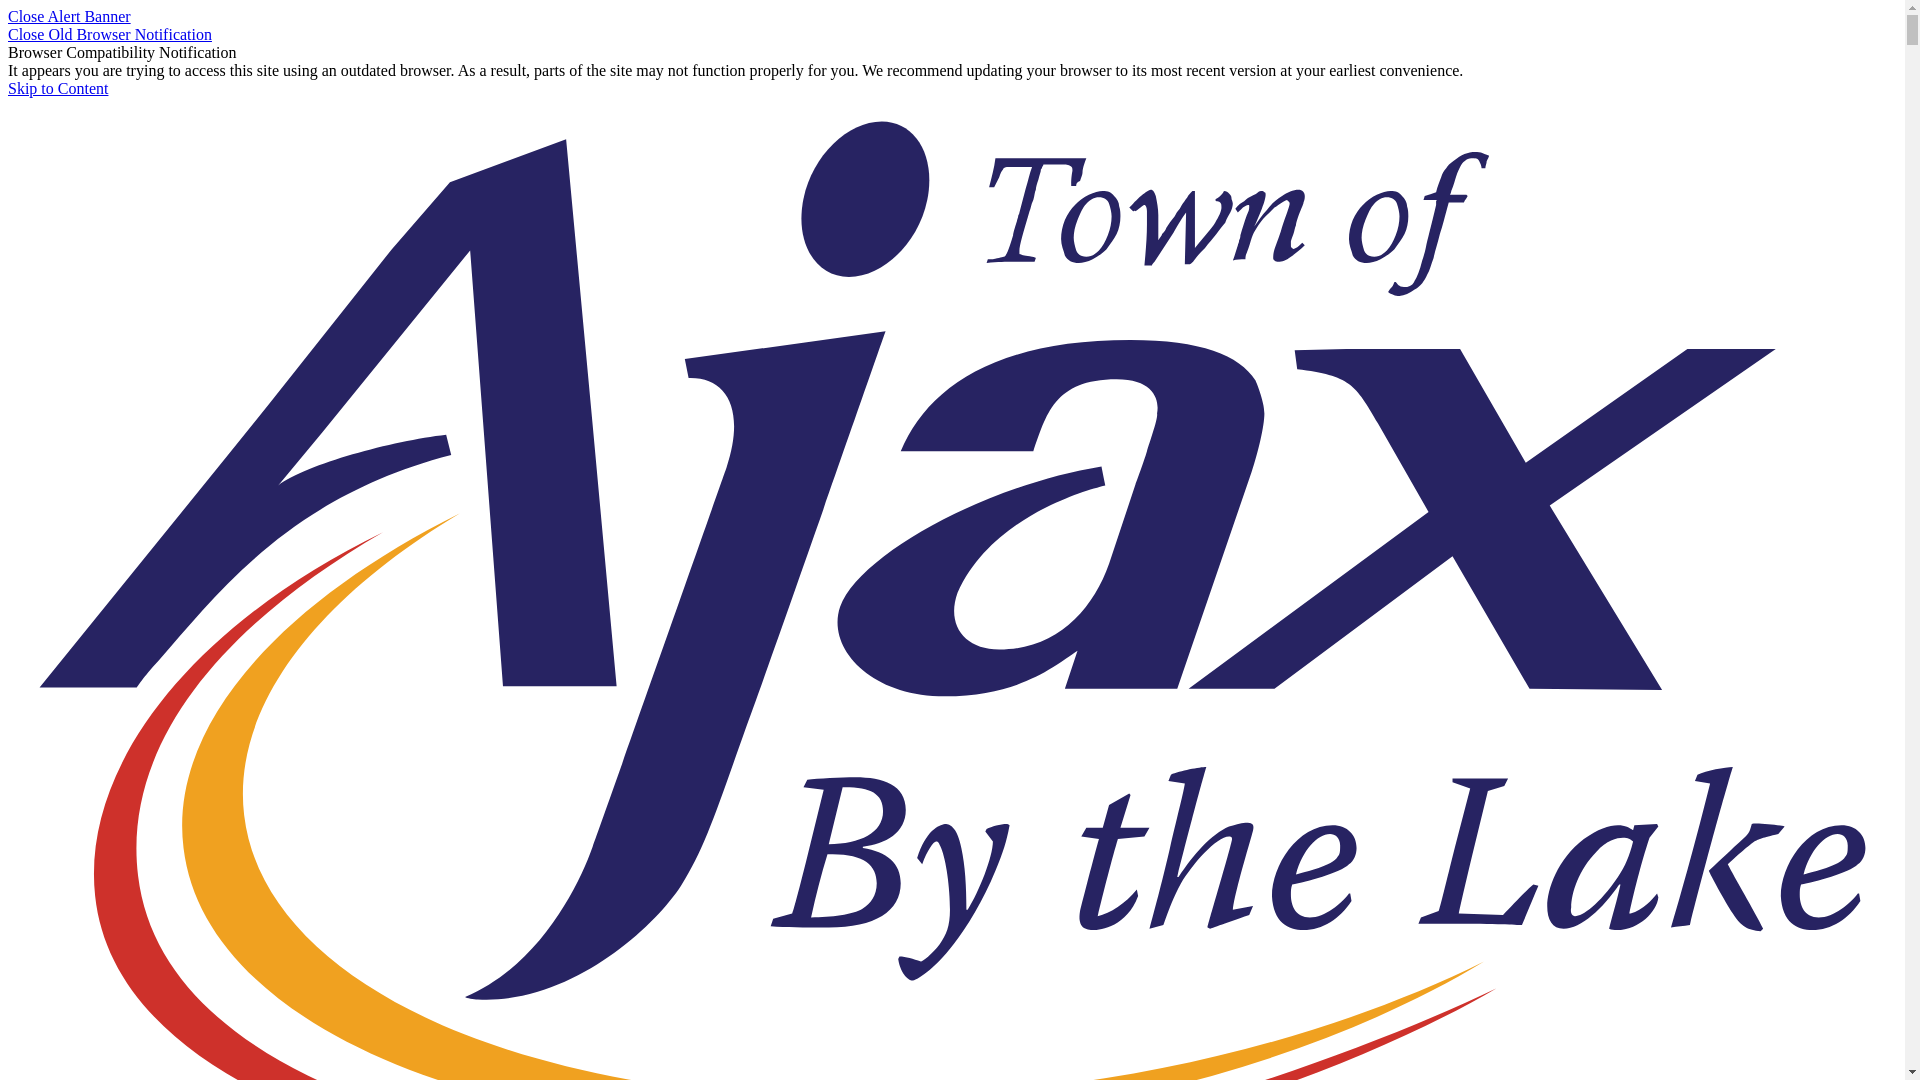  I want to click on 'Skip to Content', so click(57, 87).